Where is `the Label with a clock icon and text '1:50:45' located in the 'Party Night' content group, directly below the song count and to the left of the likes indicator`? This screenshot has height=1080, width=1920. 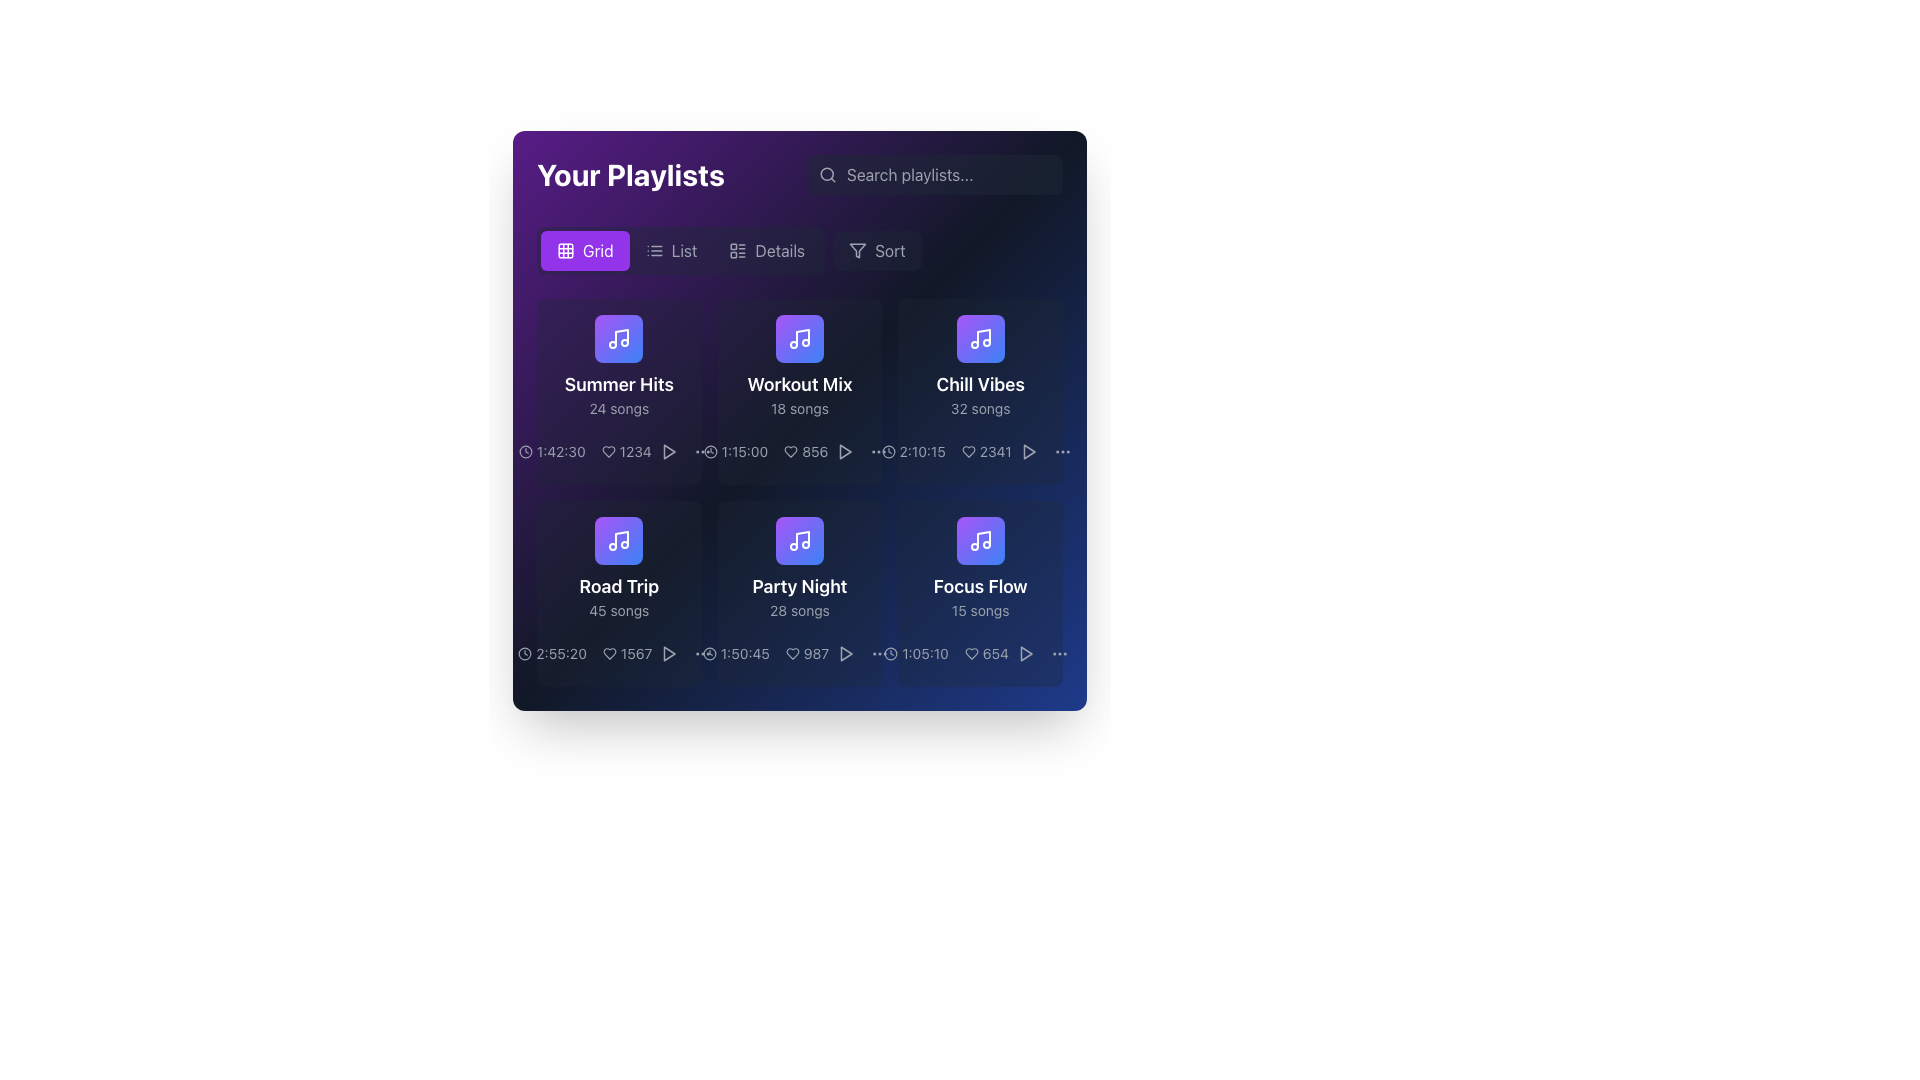 the Label with a clock icon and text '1:50:45' located in the 'Party Night' content group, directly below the song count and to the left of the likes indicator is located at coordinates (735, 654).